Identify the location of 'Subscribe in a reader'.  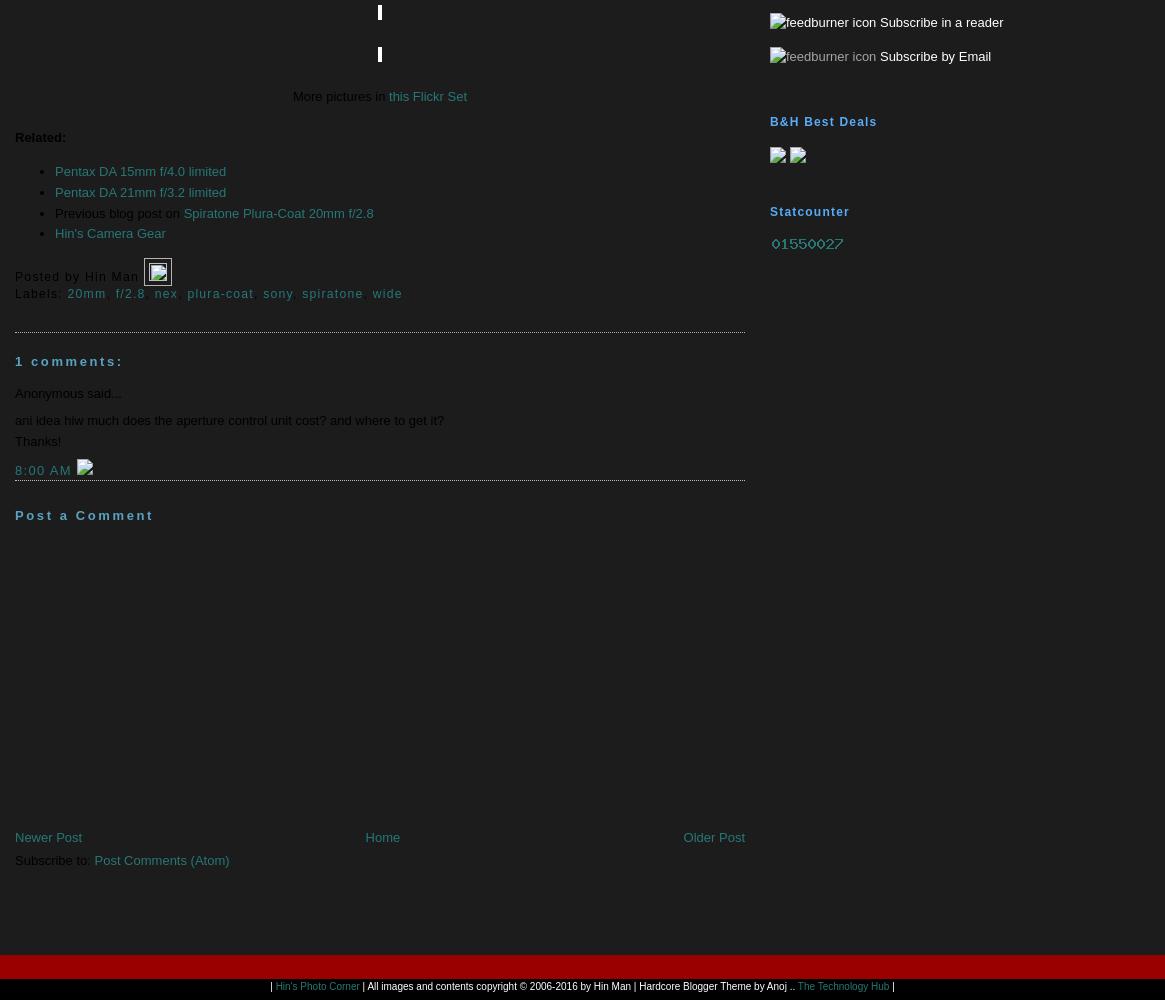
(939, 22).